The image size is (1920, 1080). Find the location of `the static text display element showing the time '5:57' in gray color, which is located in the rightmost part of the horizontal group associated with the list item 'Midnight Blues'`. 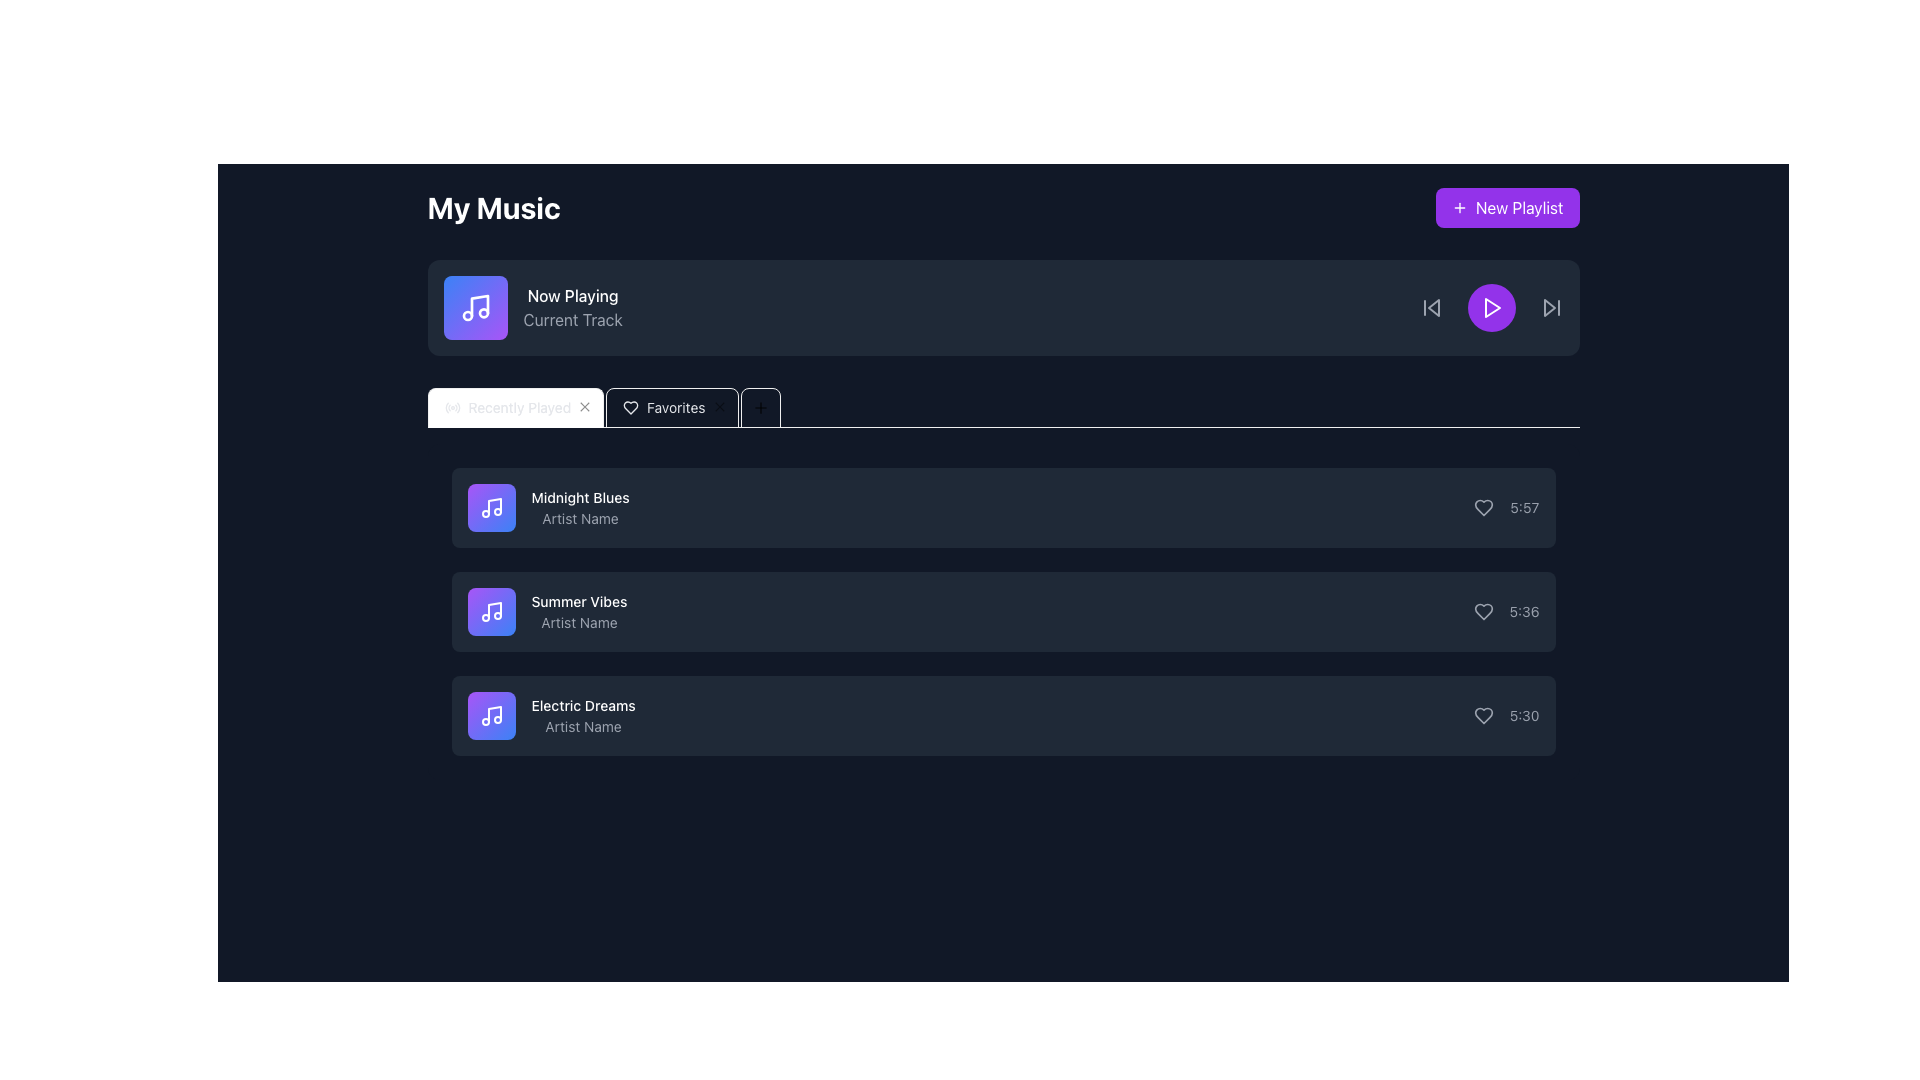

the static text display element showing the time '5:57' in gray color, which is located in the rightmost part of the horizontal group associated with the list item 'Midnight Blues' is located at coordinates (1524, 507).